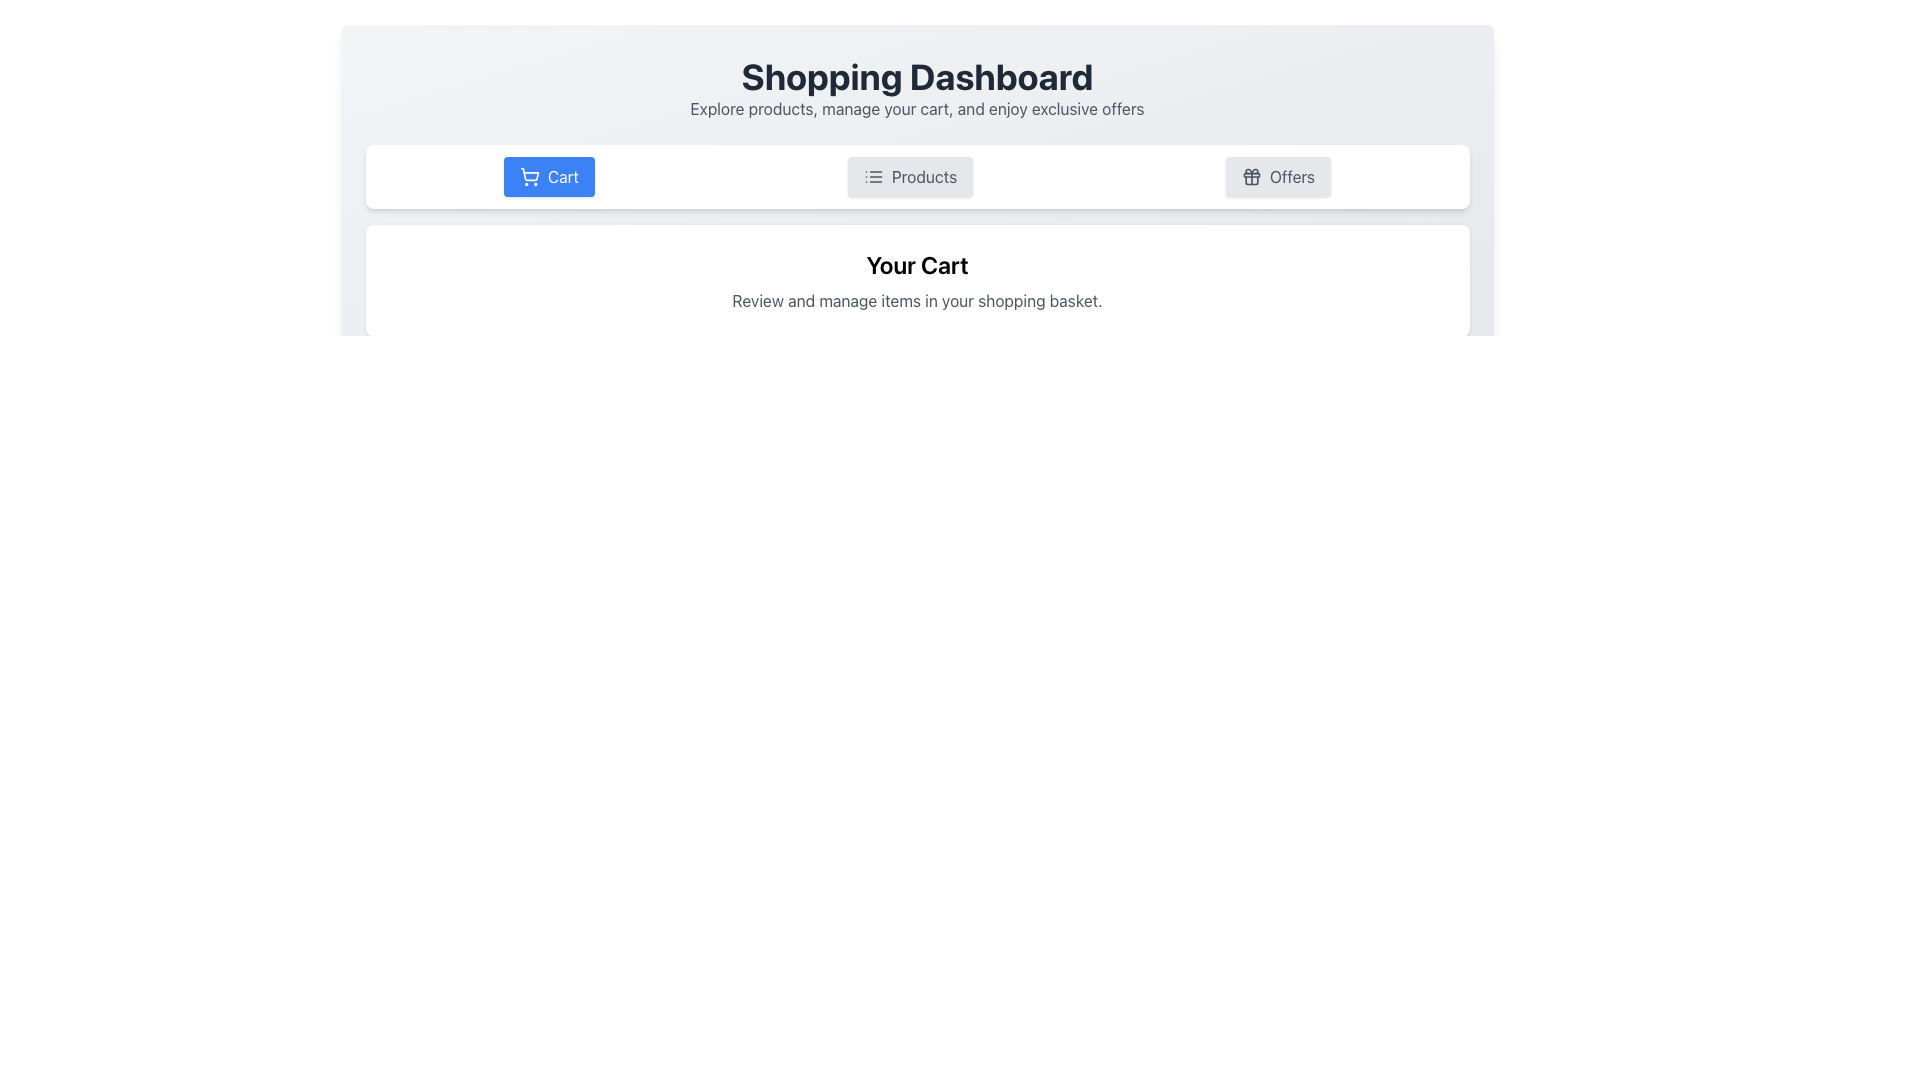 This screenshot has width=1920, height=1080. I want to click on the heading element styled with a bold and large font size that contains the text 'Your Cart', which is centrally located below the navigation bar, so click(916, 264).